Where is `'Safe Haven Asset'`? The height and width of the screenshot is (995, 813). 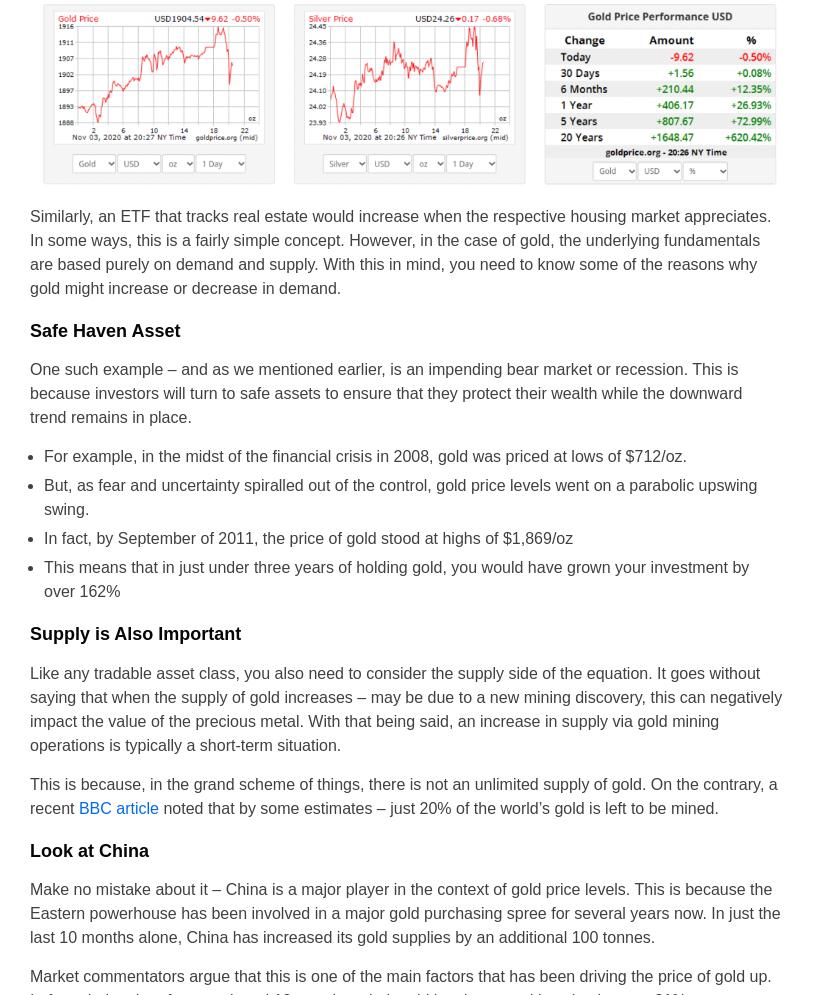 'Safe Haven Asset' is located at coordinates (28, 331).